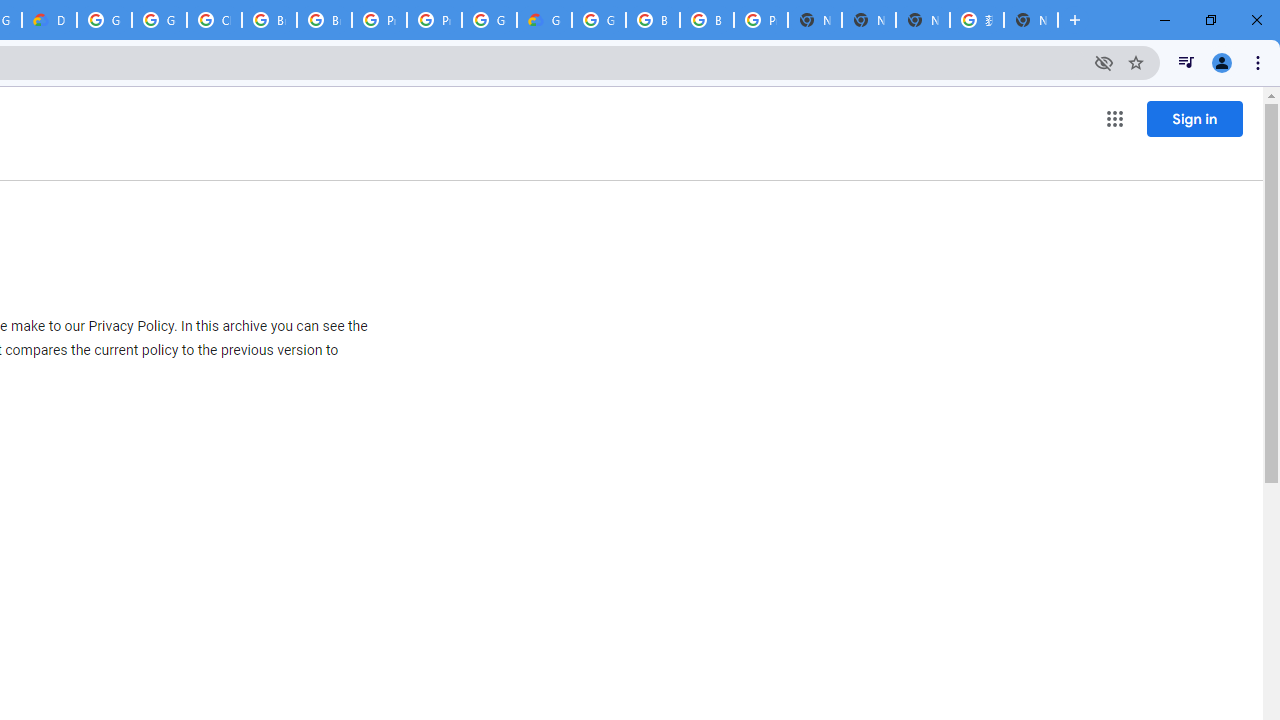  I want to click on 'New Tab', so click(1031, 20).